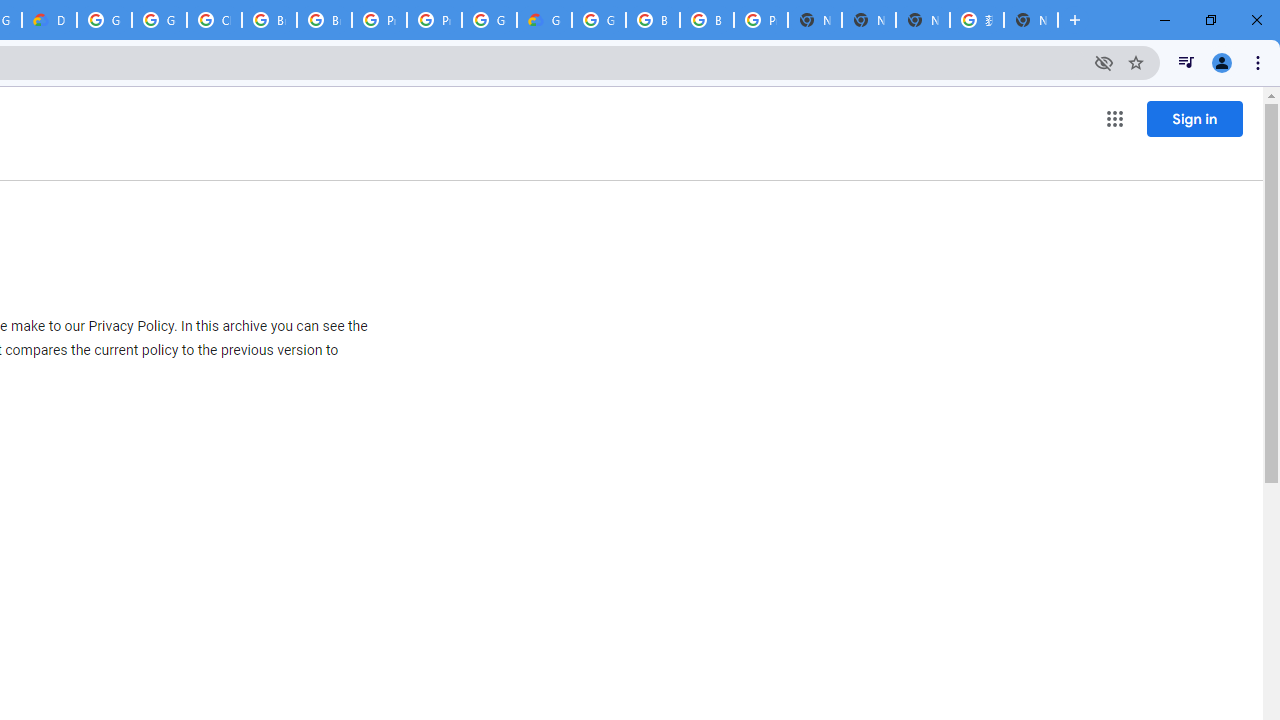  I want to click on 'New Tab', so click(1031, 20).